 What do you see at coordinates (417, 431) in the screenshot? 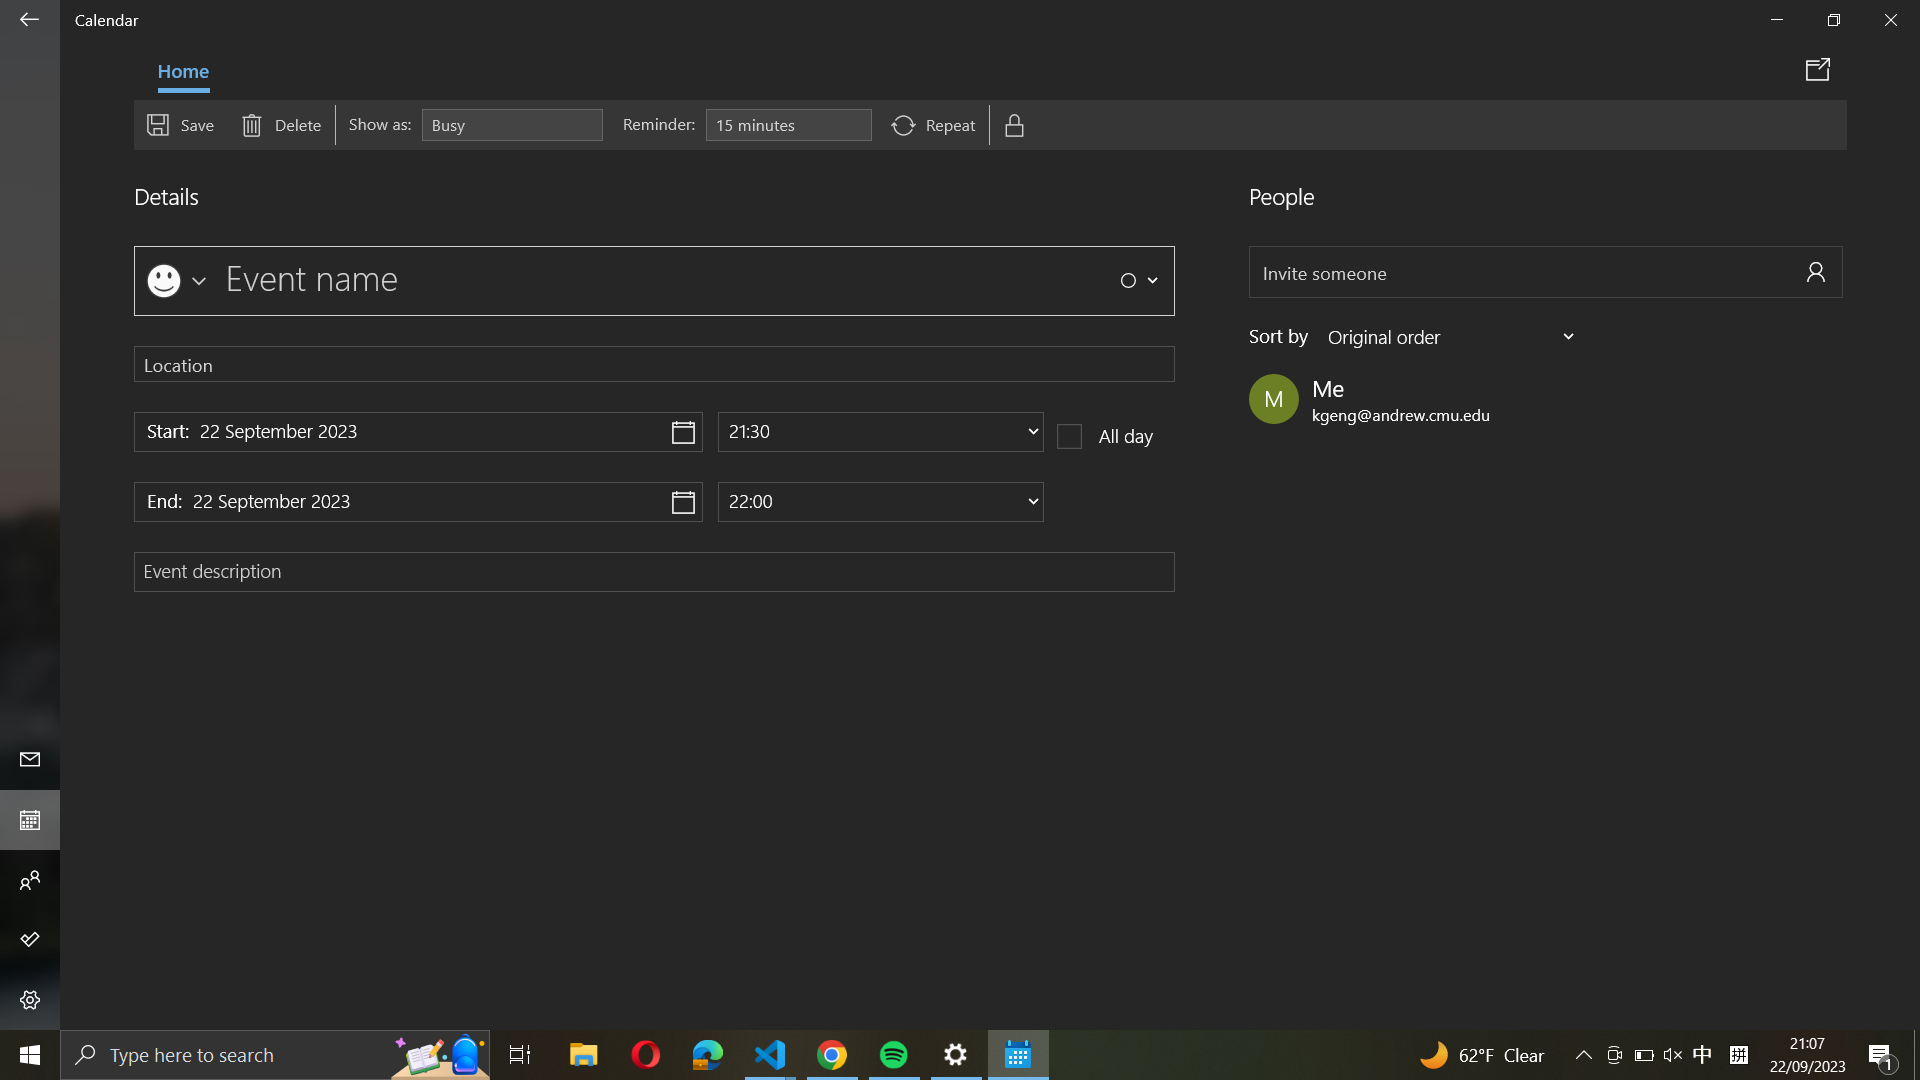
I see `Establish "31 December 2021" as the commencement date` at bounding box center [417, 431].